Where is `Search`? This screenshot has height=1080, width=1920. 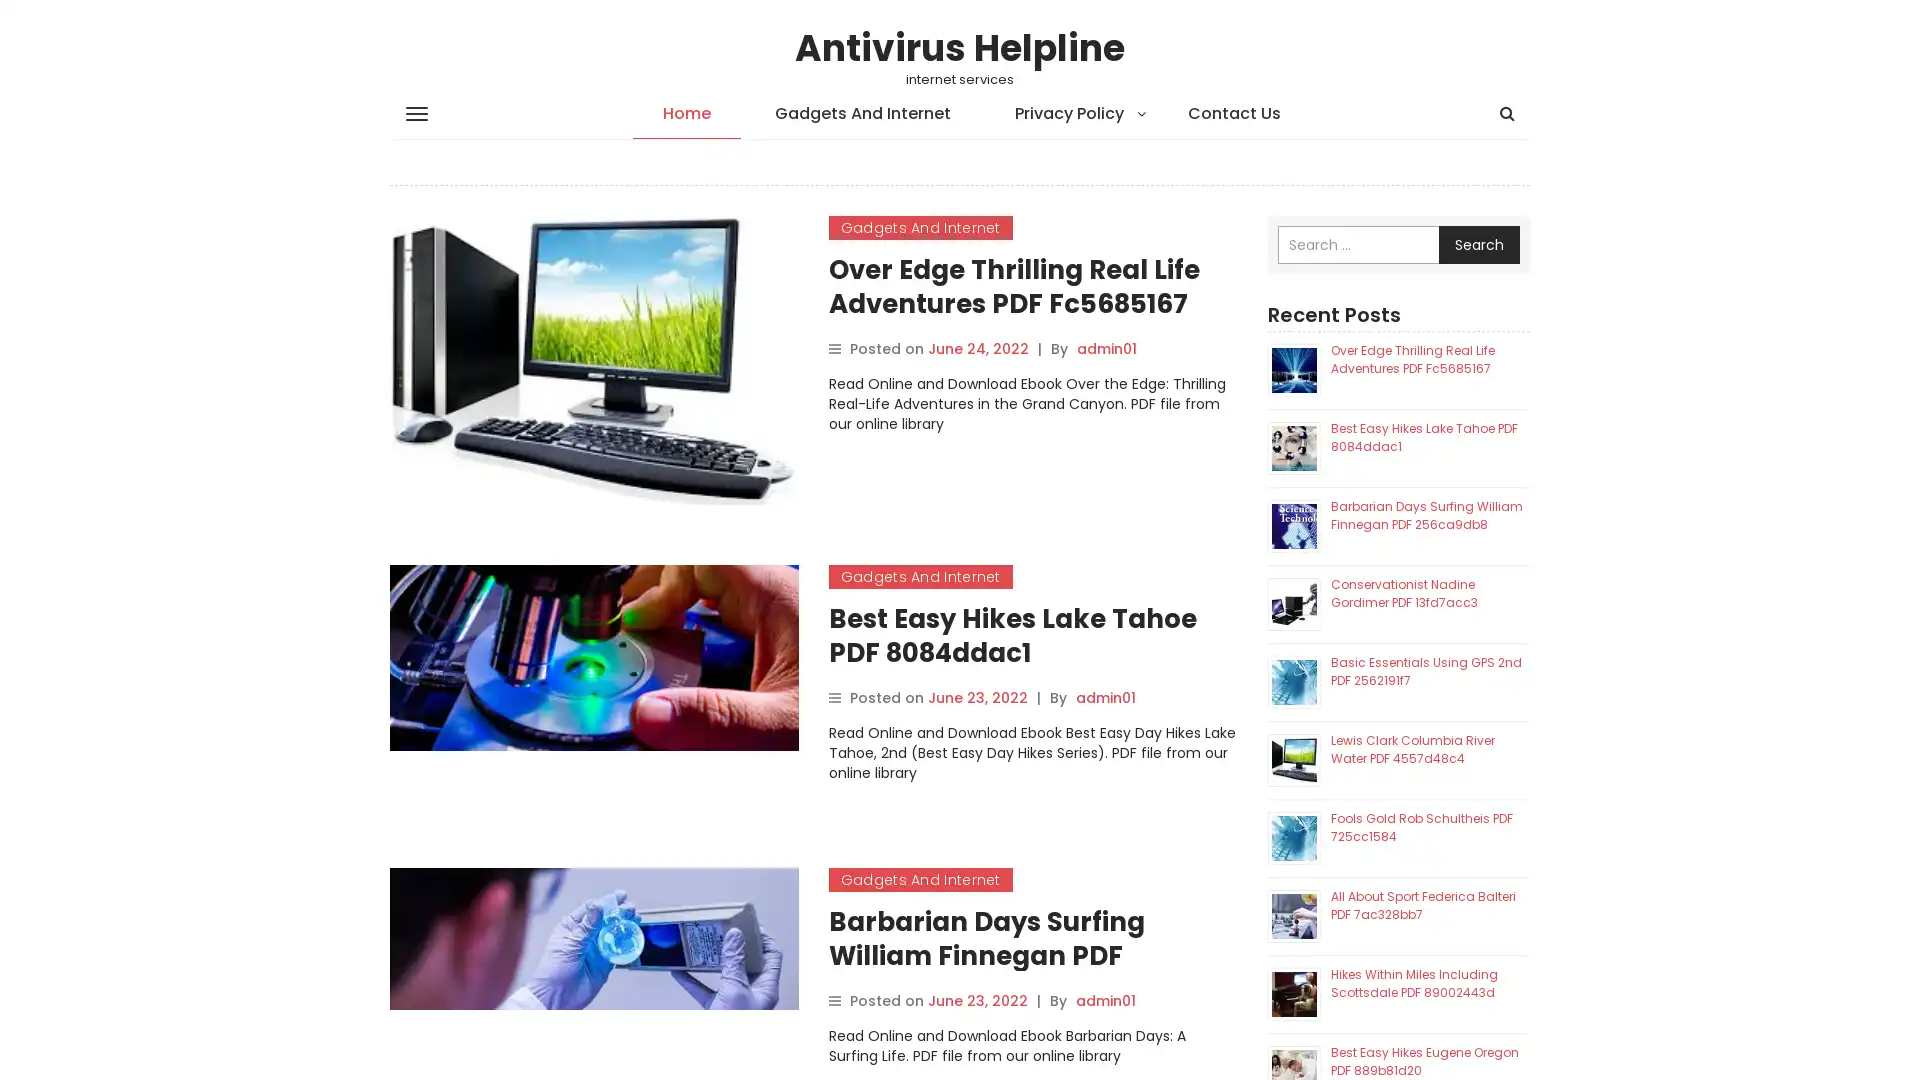
Search is located at coordinates (1479, 244).